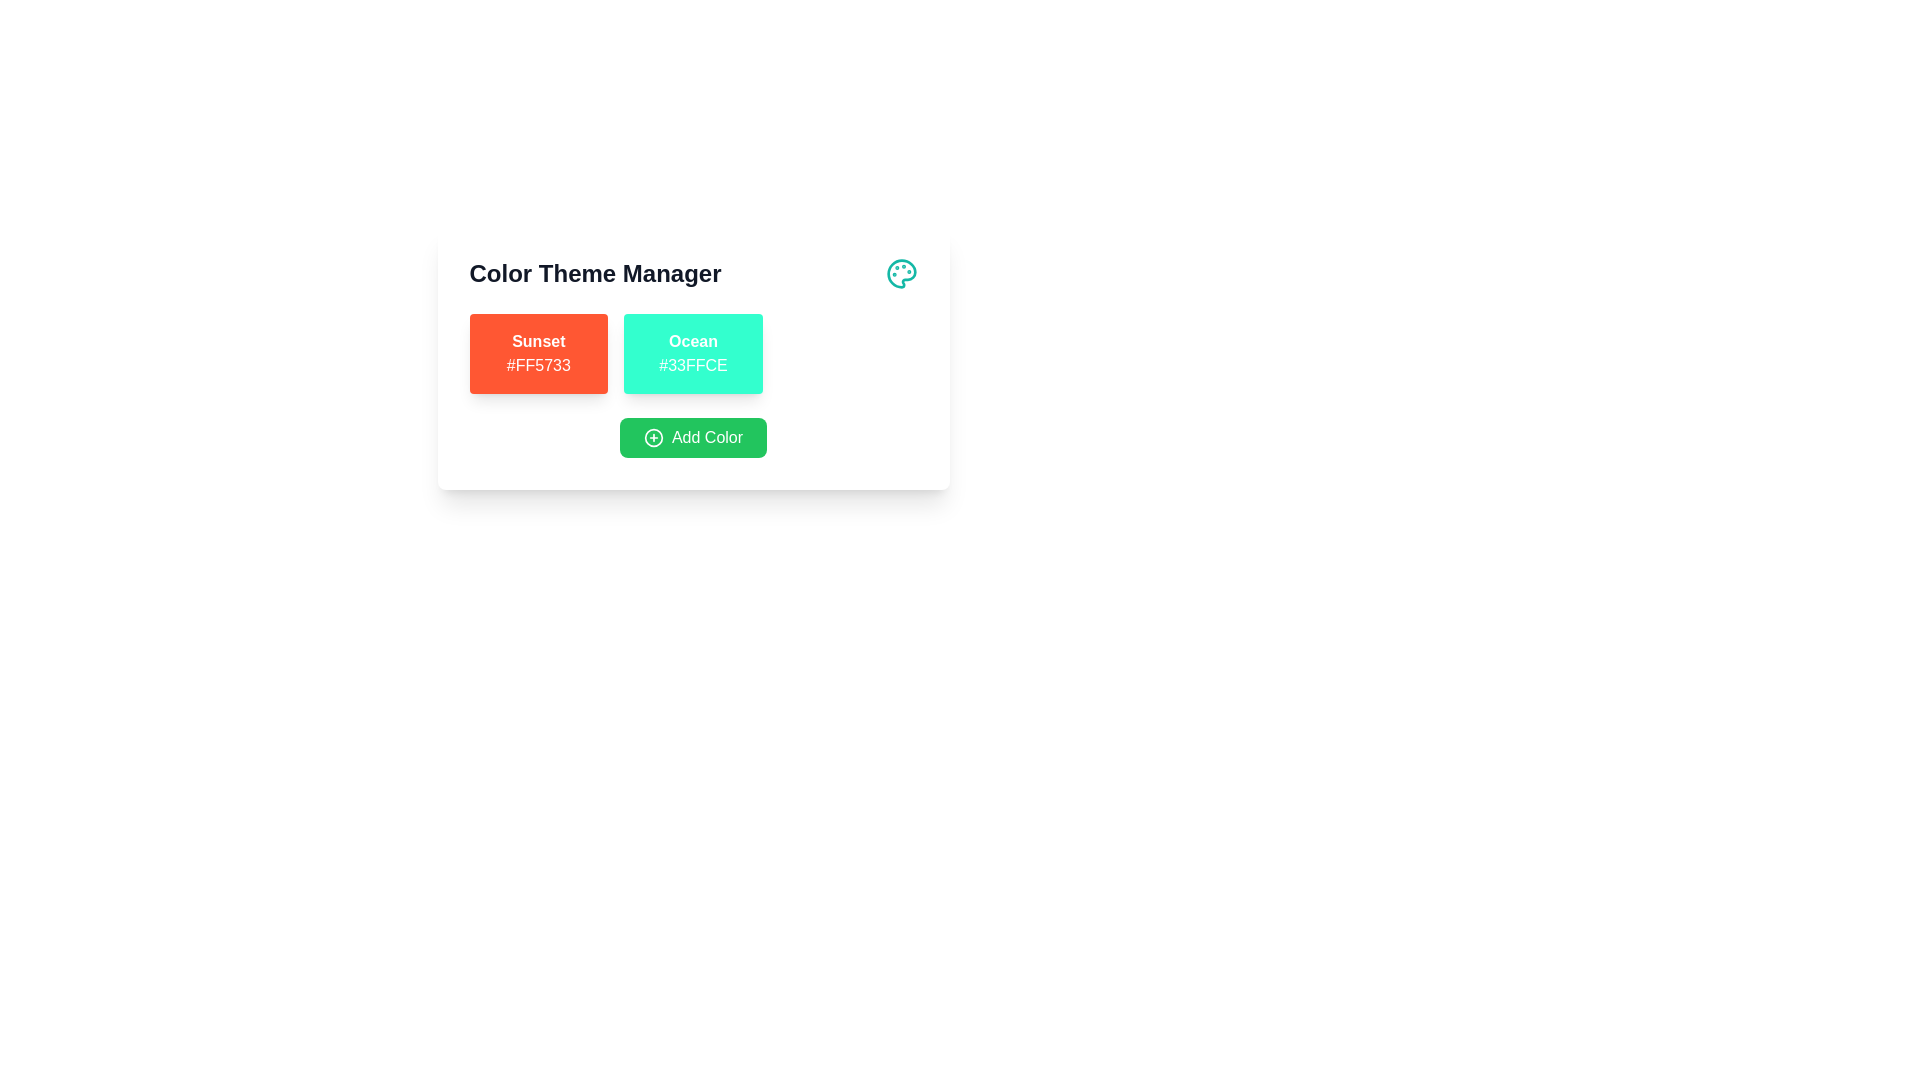 The height and width of the screenshot is (1080, 1920). Describe the element at coordinates (538, 341) in the screenshot. I see `the Text label representing the color theme named 'Sunset', positioned above the text '#FF5733' in the upper section of the card component` at that location.